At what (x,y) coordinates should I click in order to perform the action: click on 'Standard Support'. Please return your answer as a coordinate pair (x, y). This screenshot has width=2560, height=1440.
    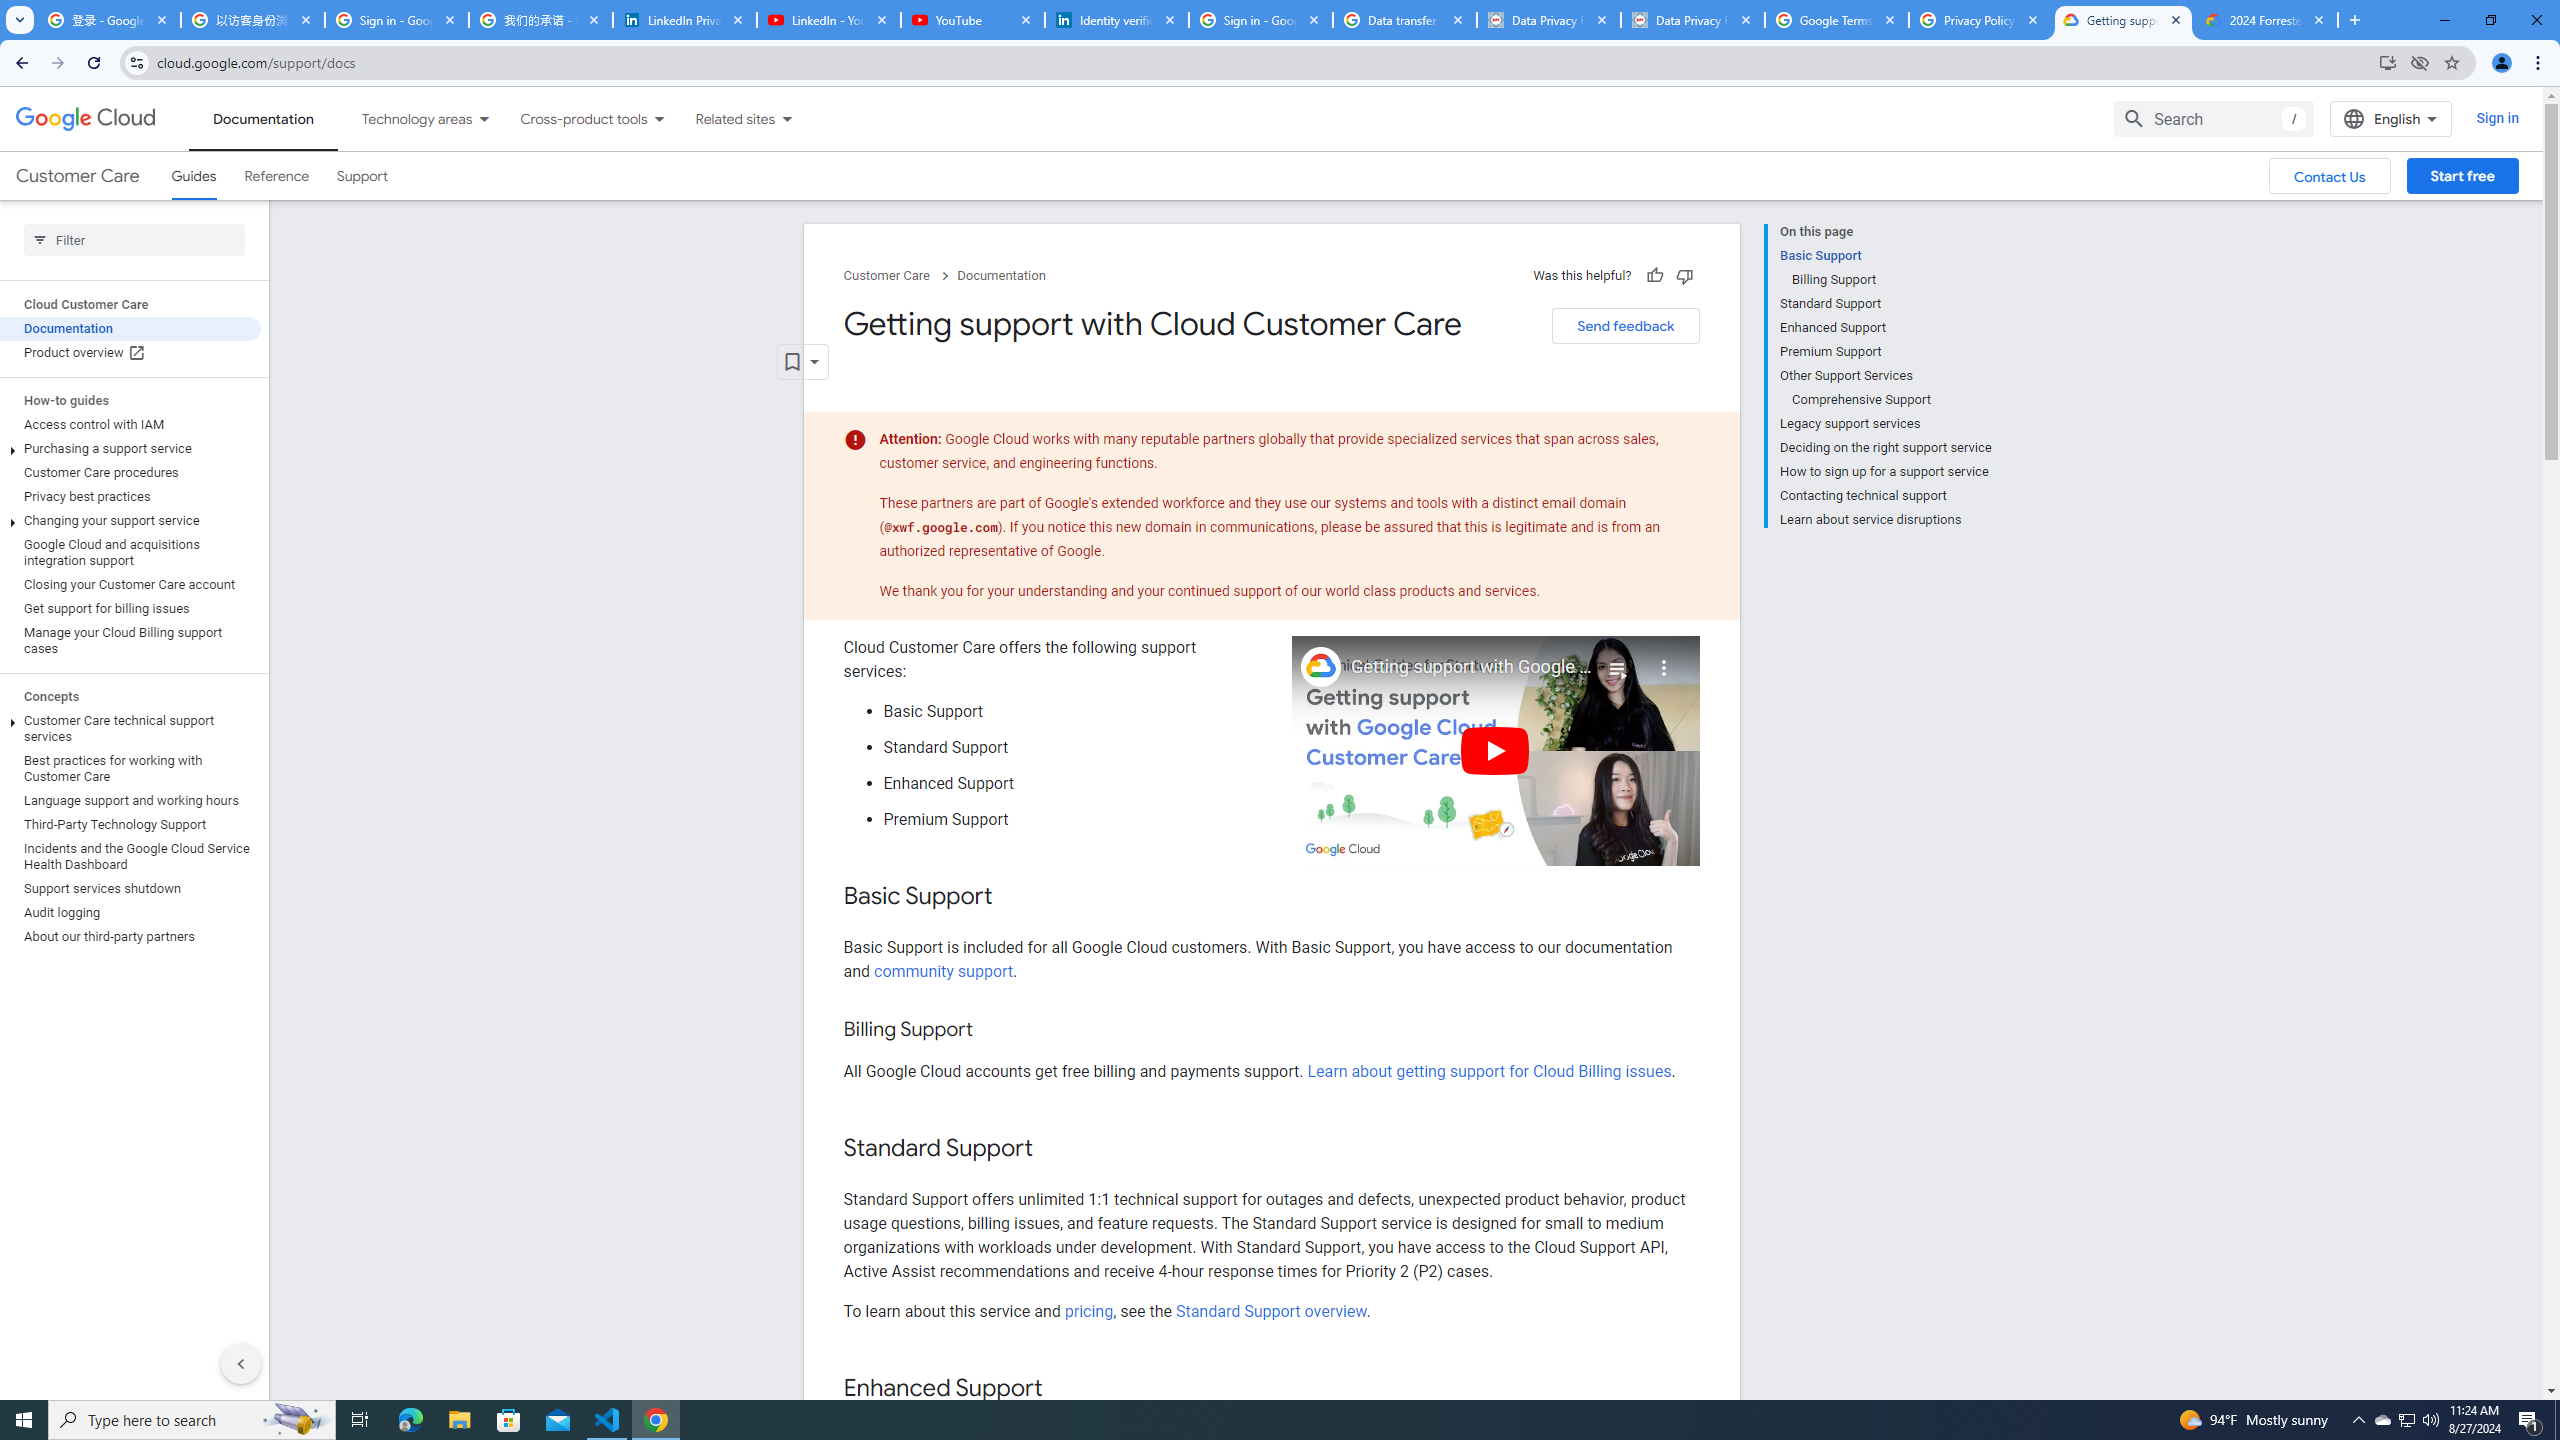
    Looking at the image, I should click on (1884, 302).